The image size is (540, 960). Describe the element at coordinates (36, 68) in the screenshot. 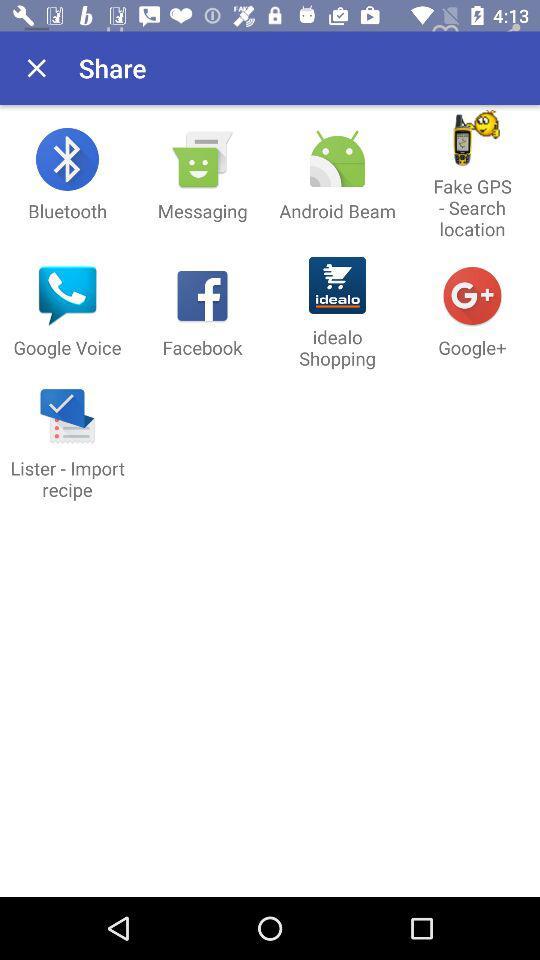

I see `app to the left of share app` at that location.